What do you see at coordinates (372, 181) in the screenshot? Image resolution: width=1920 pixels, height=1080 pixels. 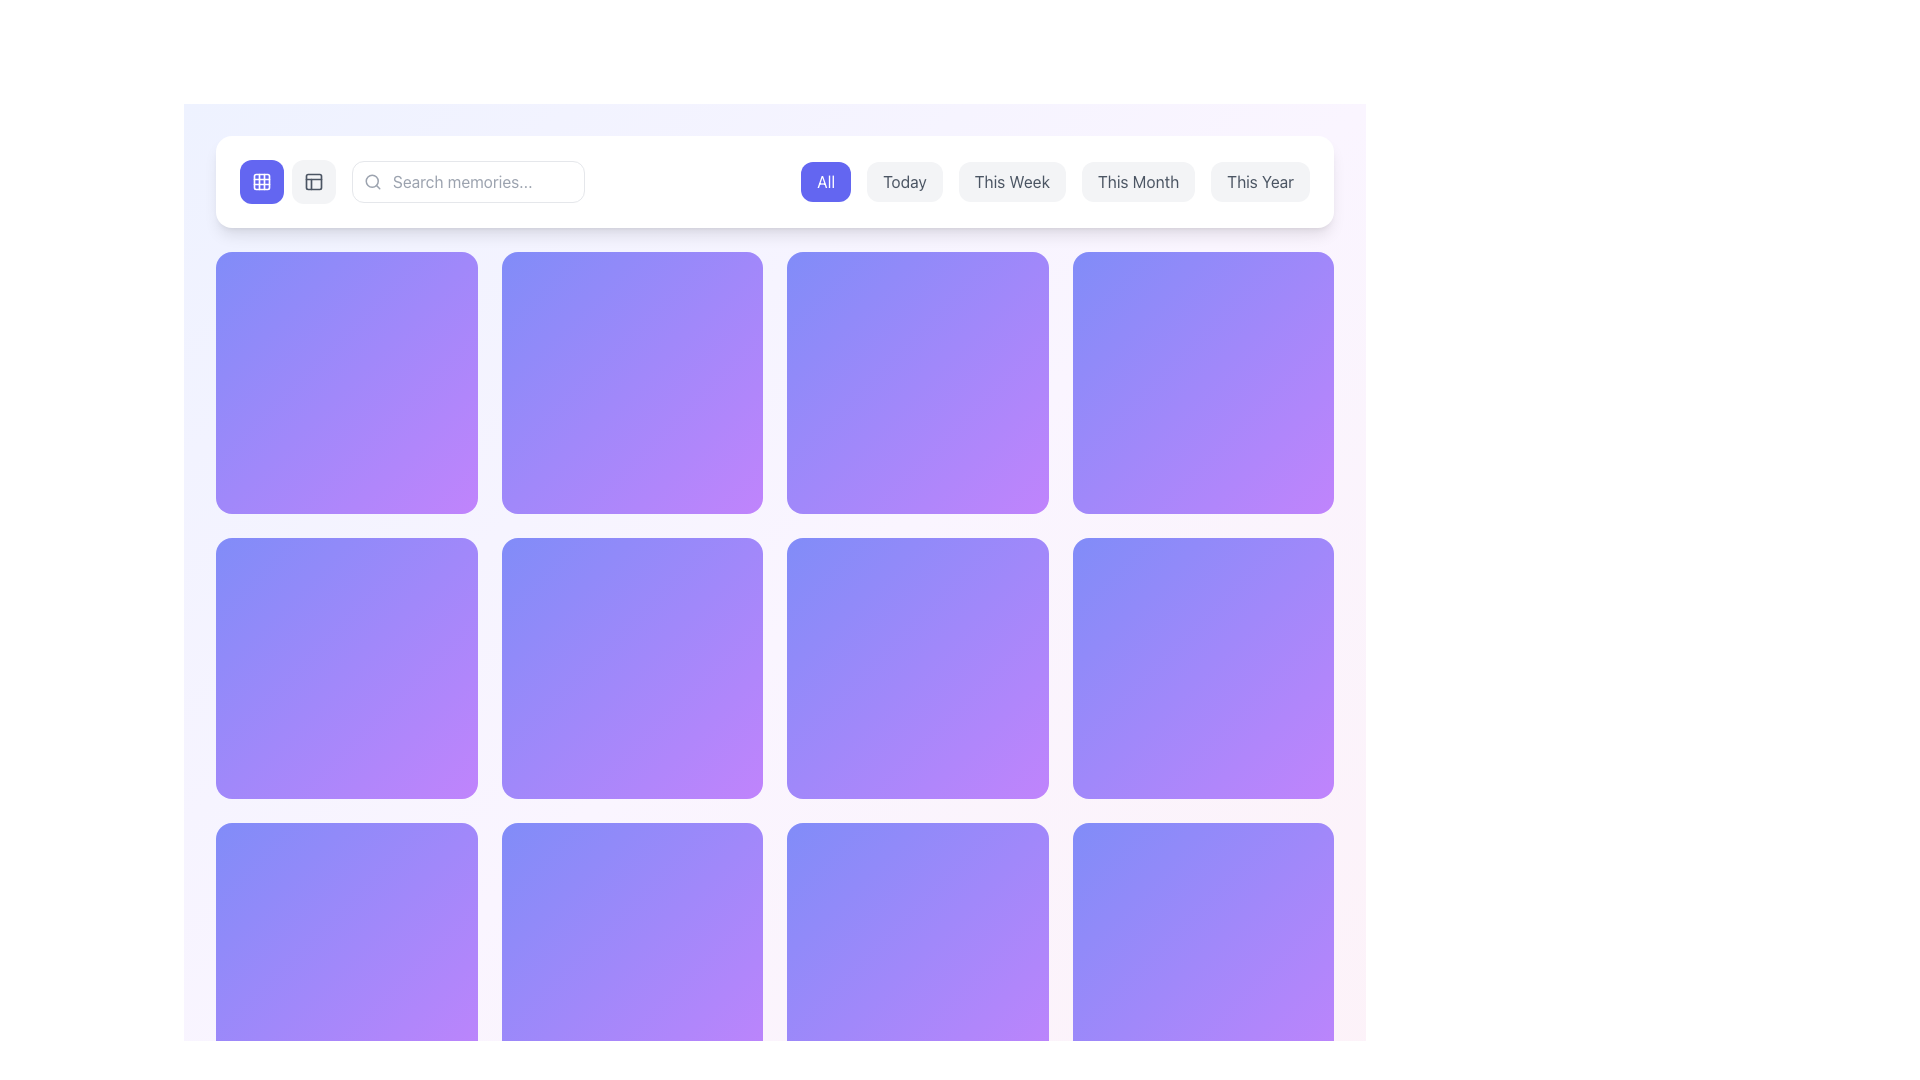 I see `circular element located centrally within the magnifying glass icon in the header bar using developer tools` at bounding box center [372, 181].